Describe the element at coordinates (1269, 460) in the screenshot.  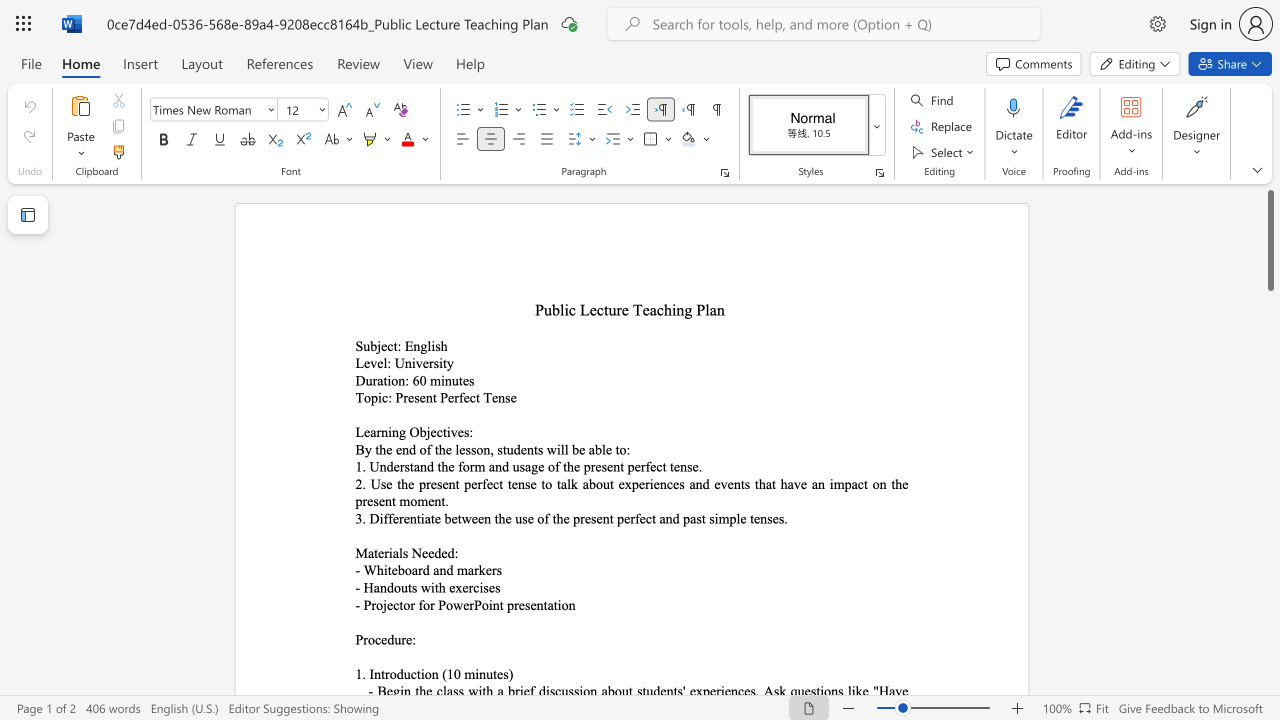
I see `the scrollbar to scroll the page down` at that location.